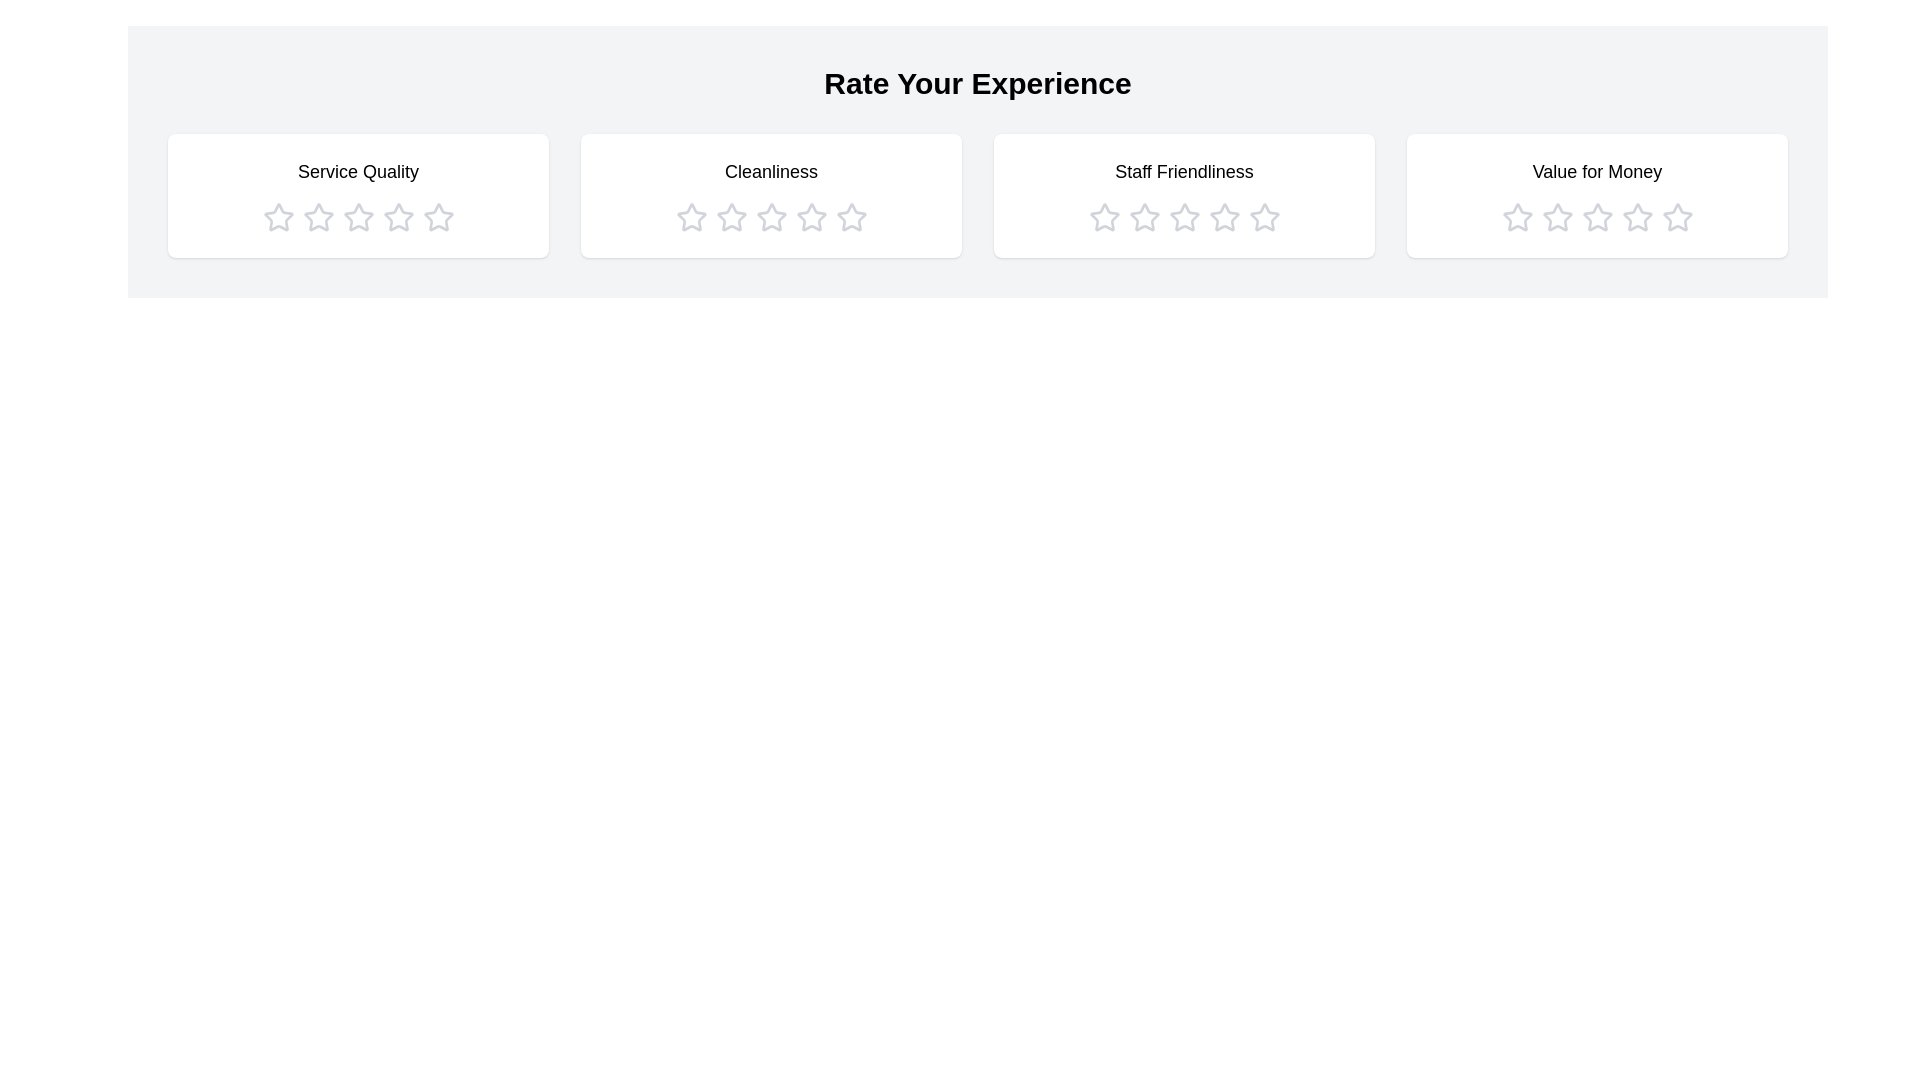 This screenshot has height=1080, width=1920. Describe the element at coordinates (851, 218) in the screenshot. I see `the star icon corresponding to 5 stars in the category Cleanliness` at that location.